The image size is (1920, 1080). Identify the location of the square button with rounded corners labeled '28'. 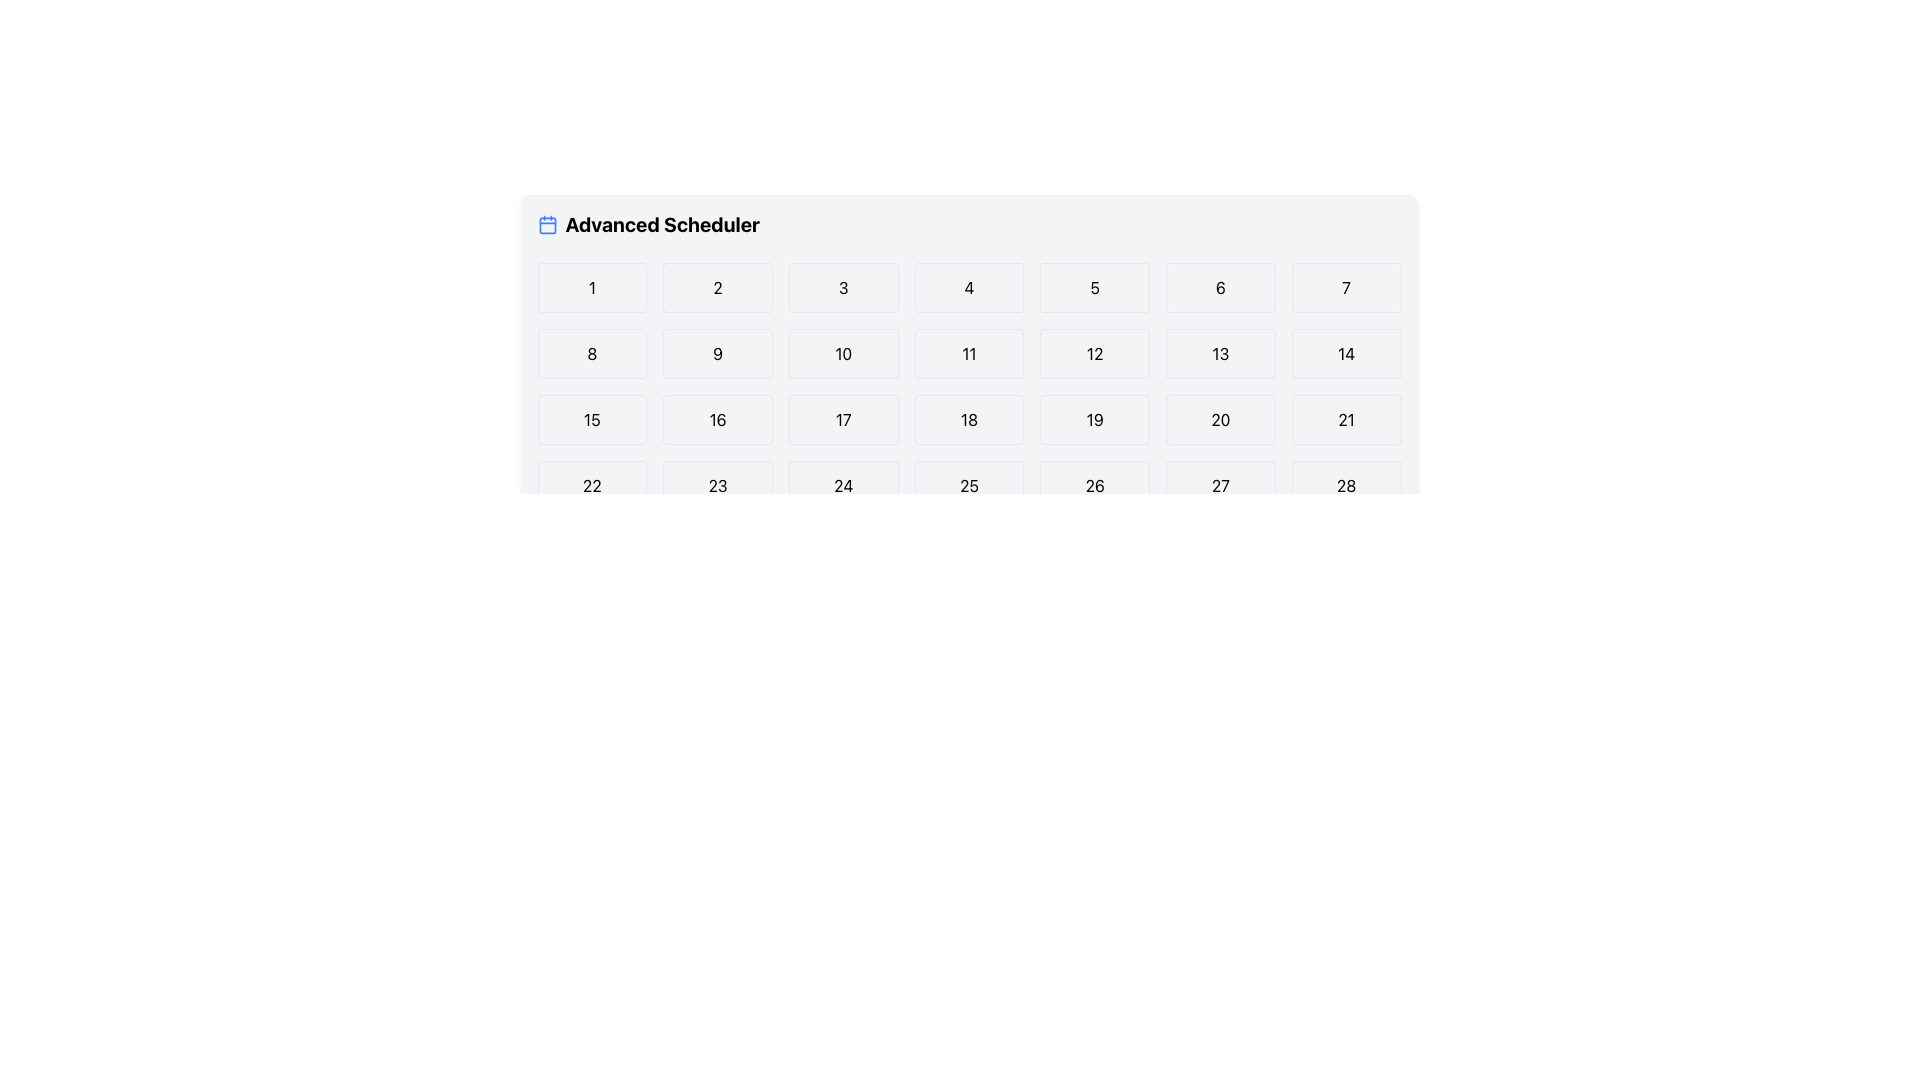
(1346, 486).